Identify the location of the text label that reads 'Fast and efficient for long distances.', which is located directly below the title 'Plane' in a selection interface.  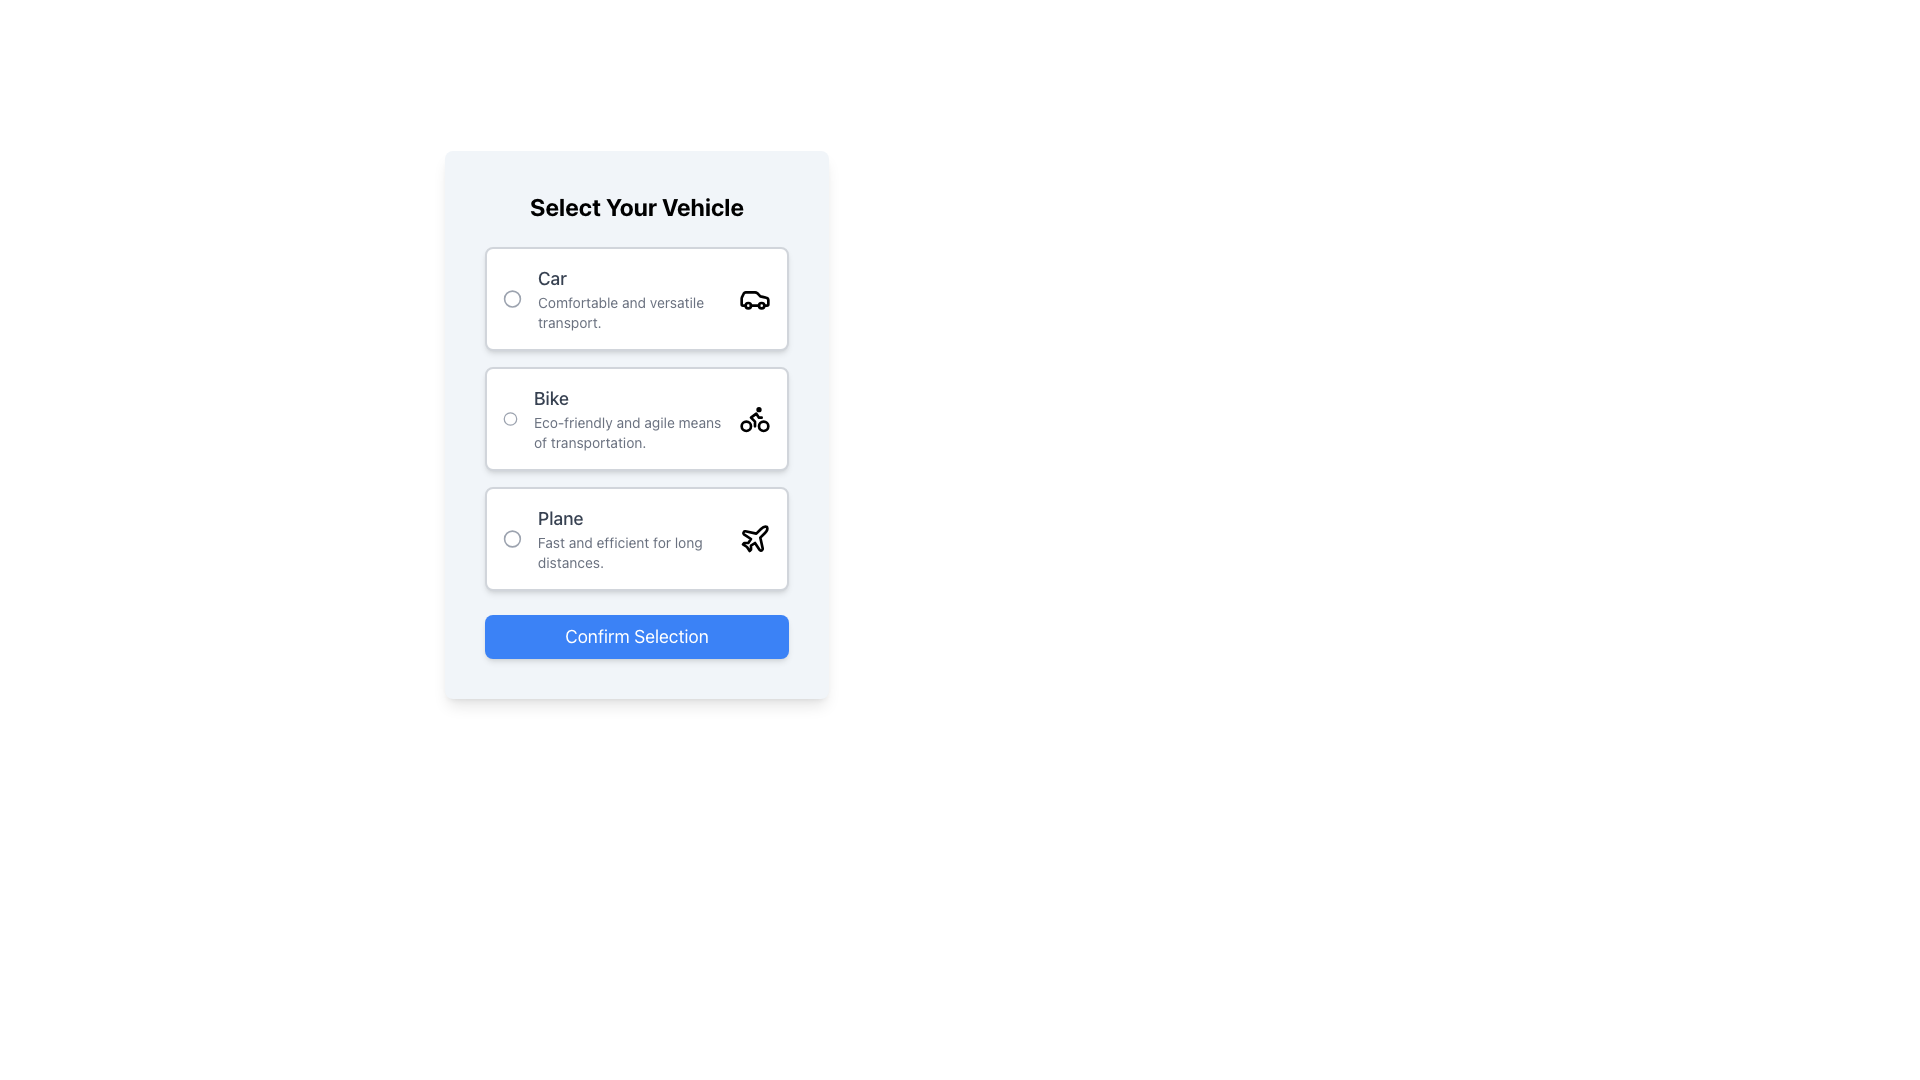
(629, 552).